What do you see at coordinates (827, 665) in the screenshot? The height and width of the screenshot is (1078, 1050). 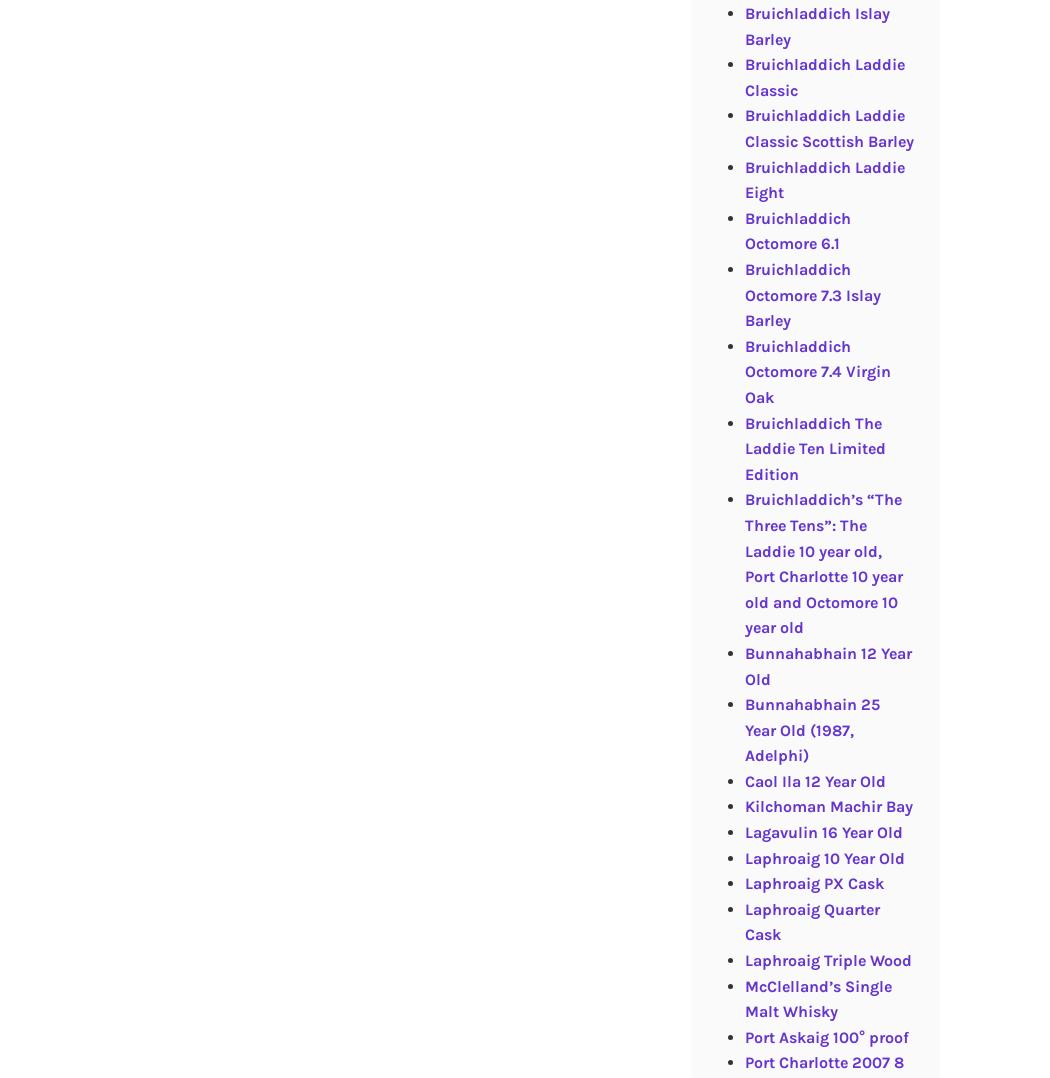 I see `'Bunnahabhain 12 Year Old'` at bounding box center [827, 665].